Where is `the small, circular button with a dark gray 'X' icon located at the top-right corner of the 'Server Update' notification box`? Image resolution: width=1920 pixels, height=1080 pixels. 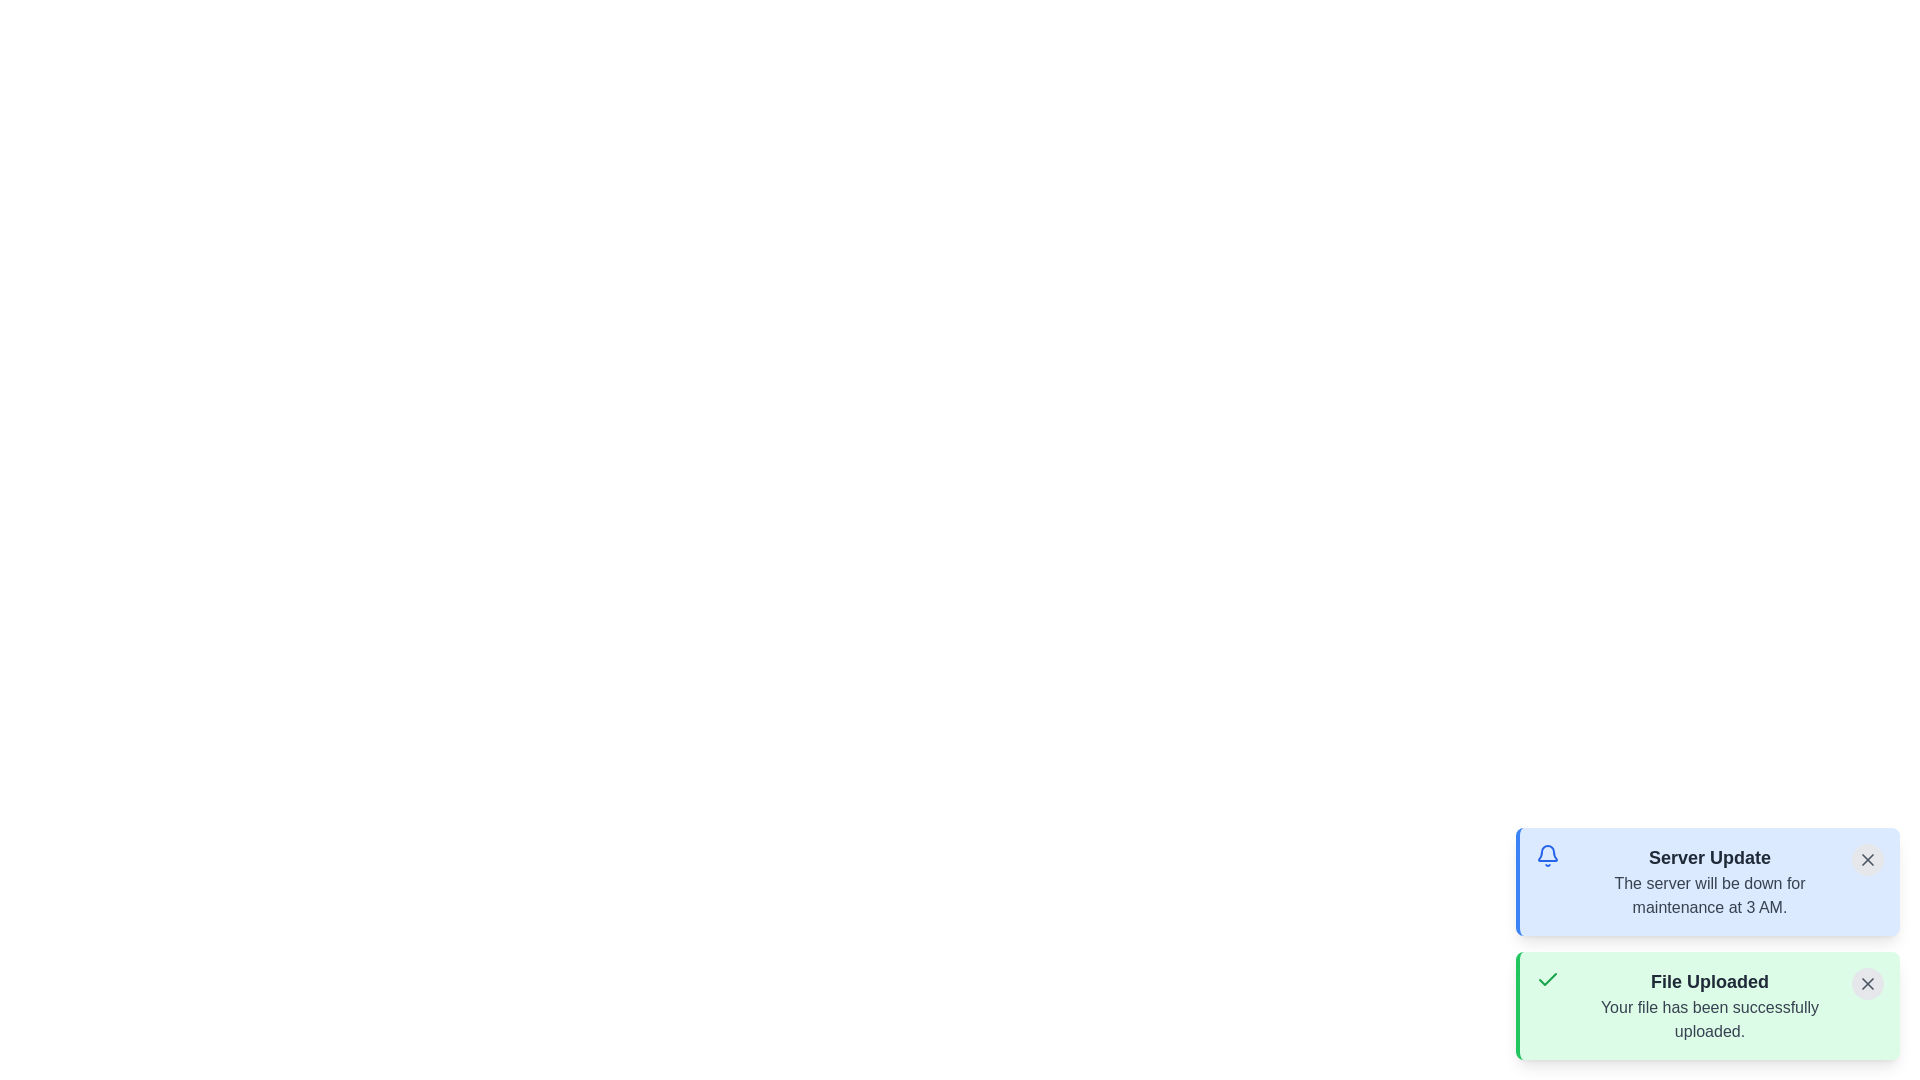 the small, circular button with a dark gray 'X' icon located at the top-right corner of the 'Server Update' notification box is located at coordinates (1866, 859).